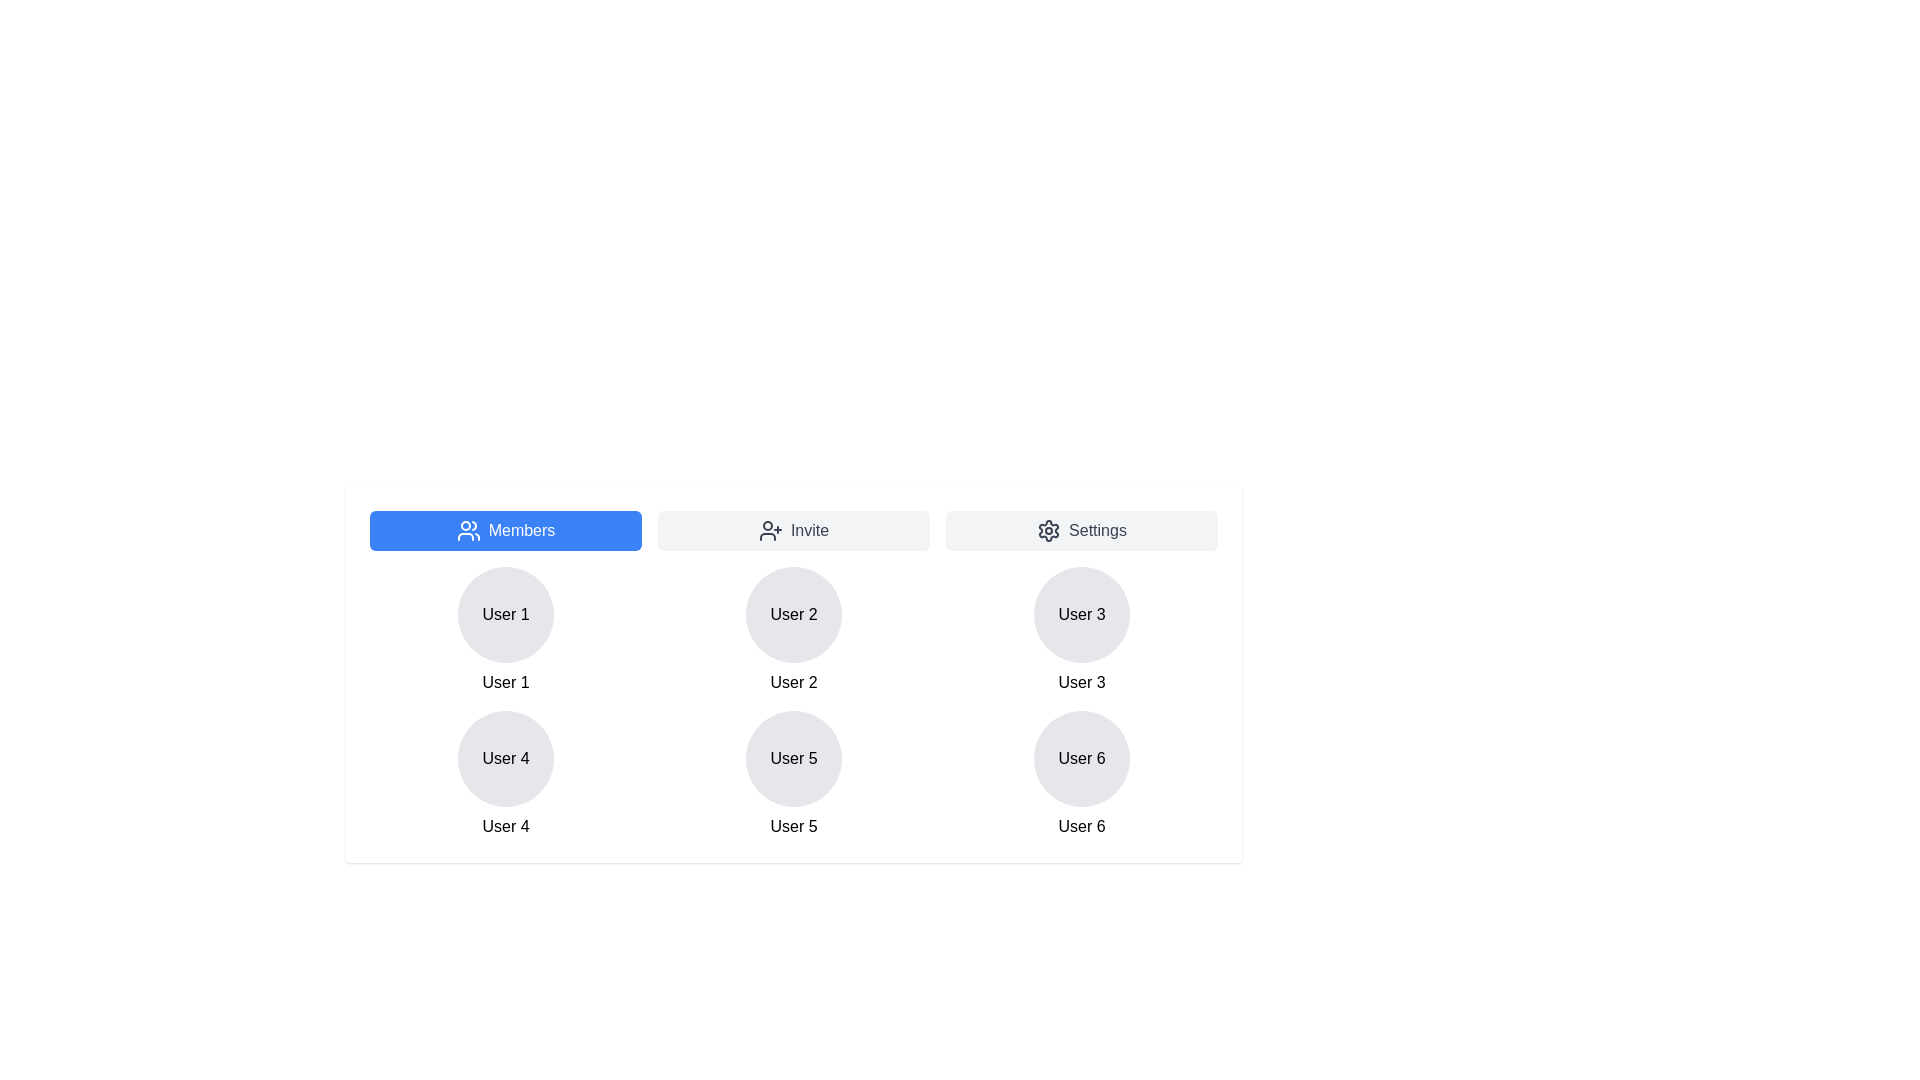 The width and height of the screenshot is (1920, 1080). I want to click on the second button in the row, which is positioned between the 'Members' button and the 'Settings' button, so click(792, 530).